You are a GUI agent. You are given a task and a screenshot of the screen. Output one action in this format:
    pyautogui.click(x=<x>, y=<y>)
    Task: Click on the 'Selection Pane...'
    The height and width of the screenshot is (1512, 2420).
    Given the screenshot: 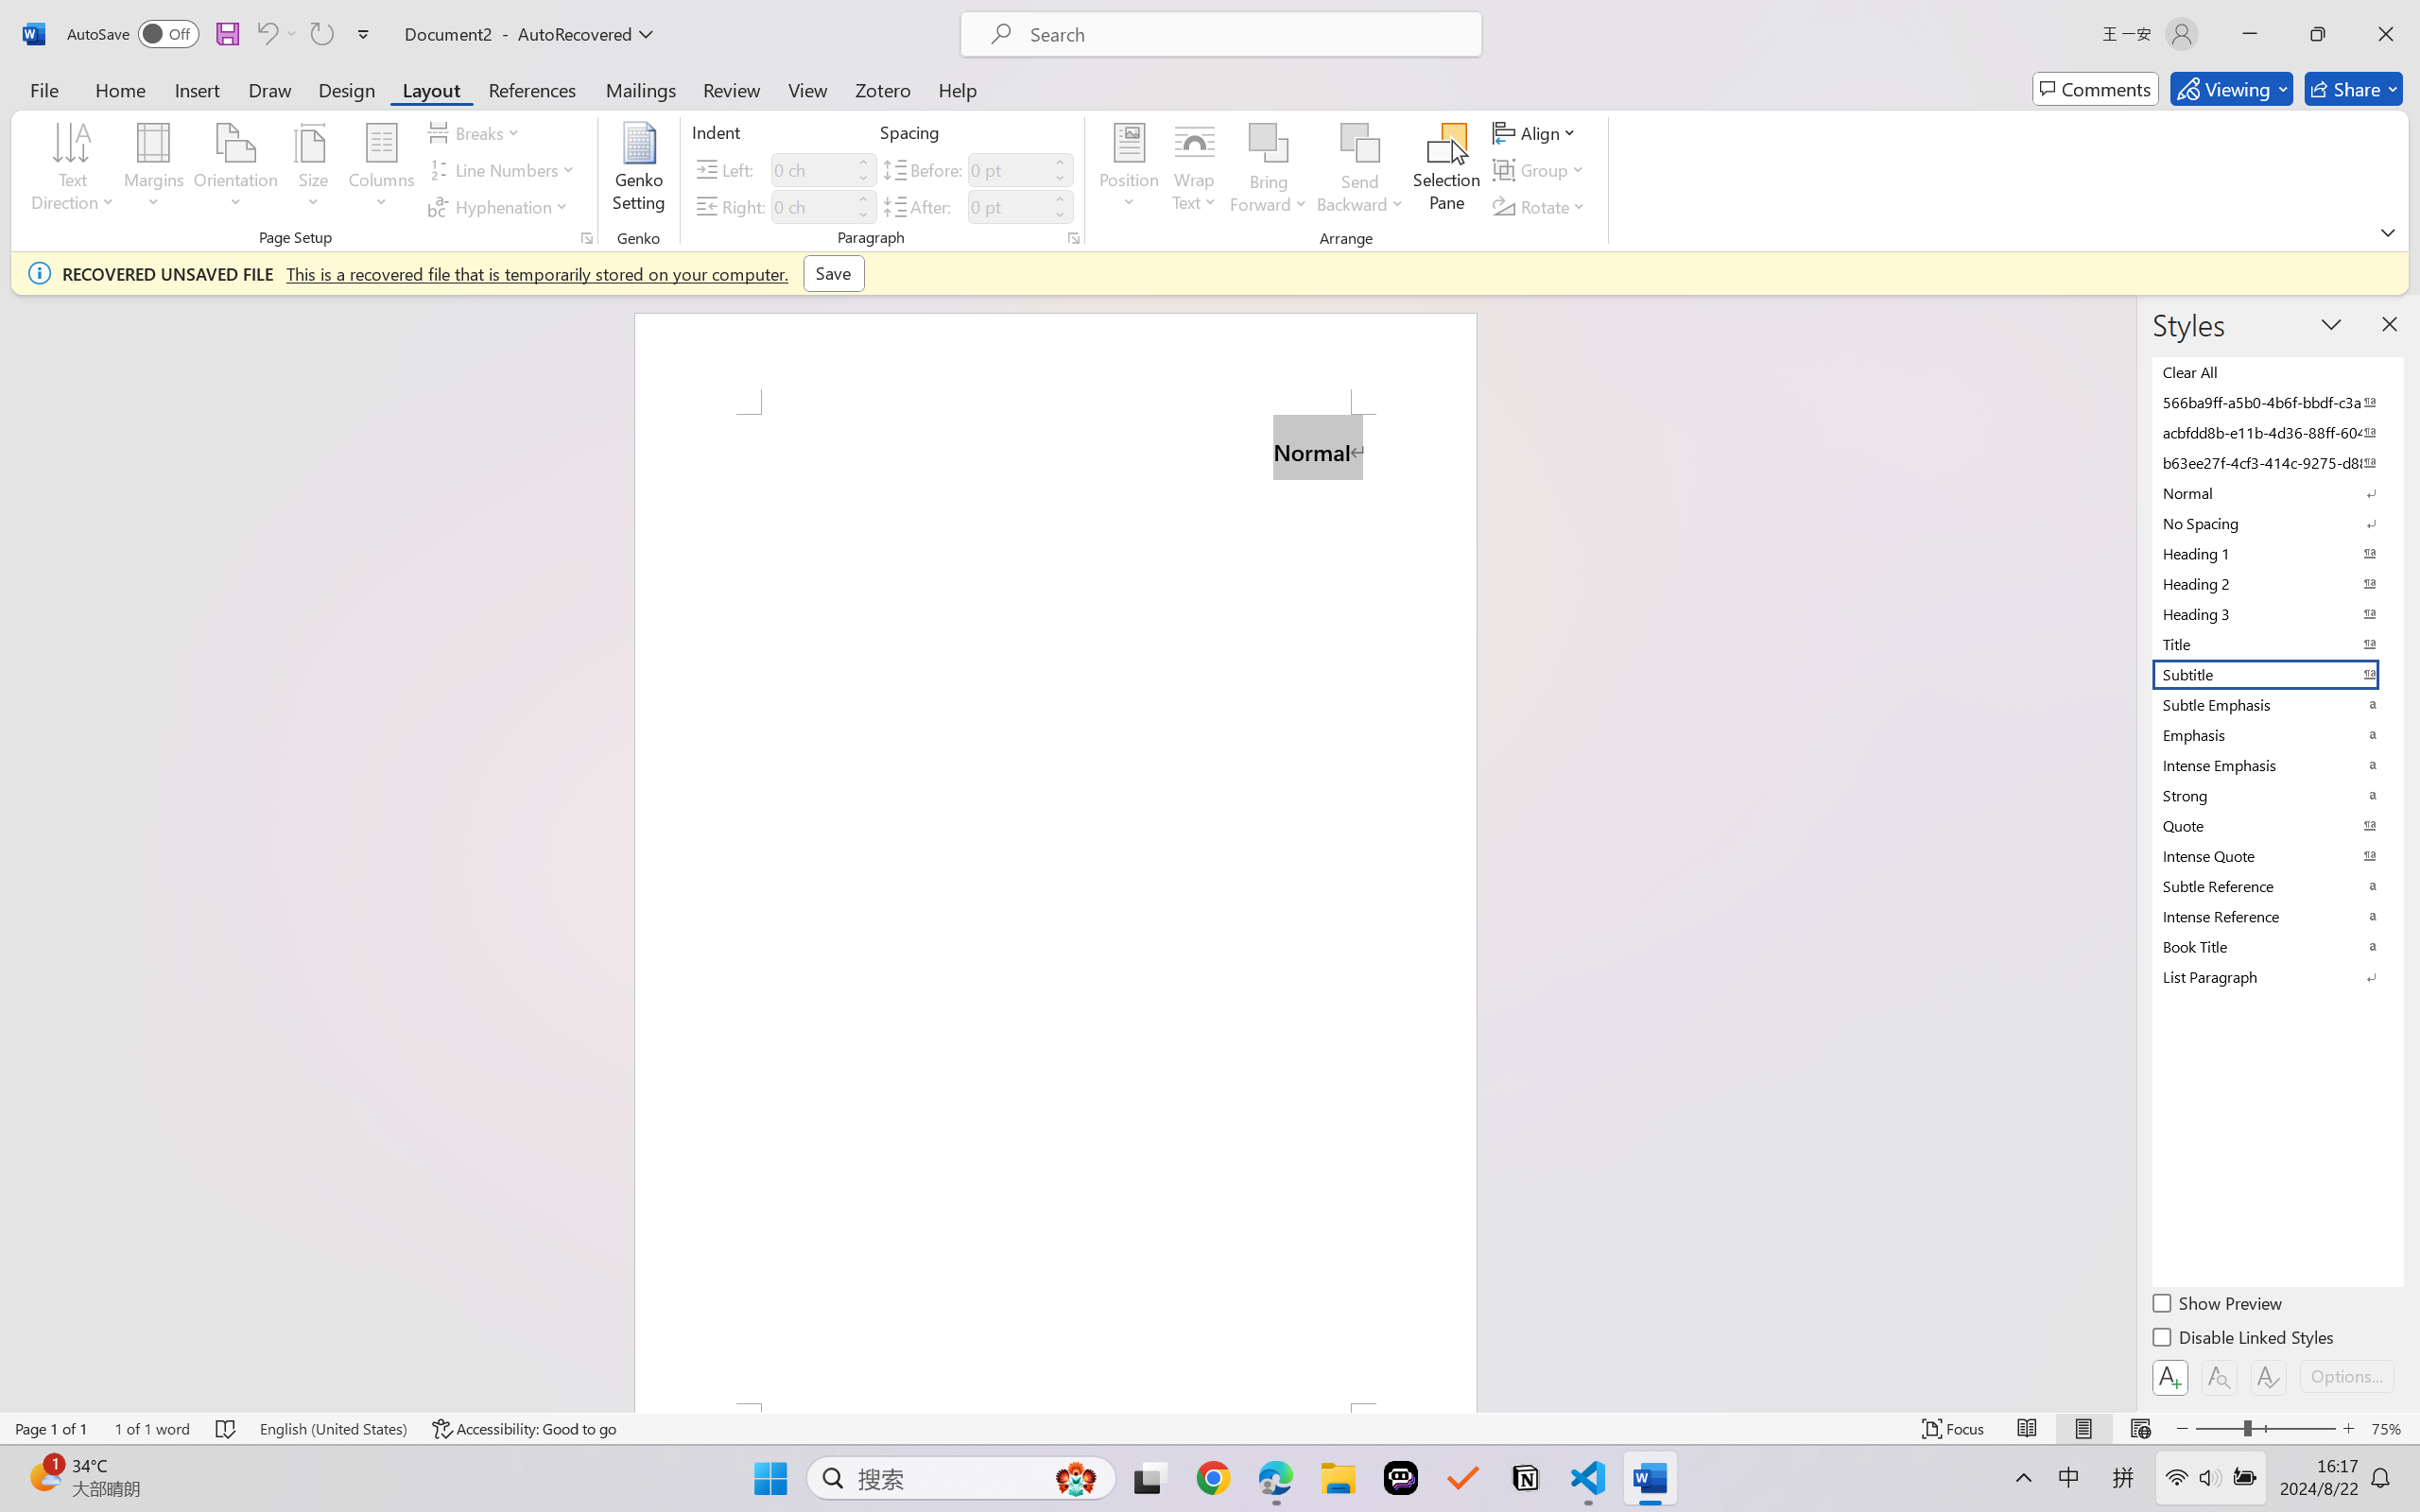 What is the action you would take?
    pyautogui.click(x=1445, y=170)
    